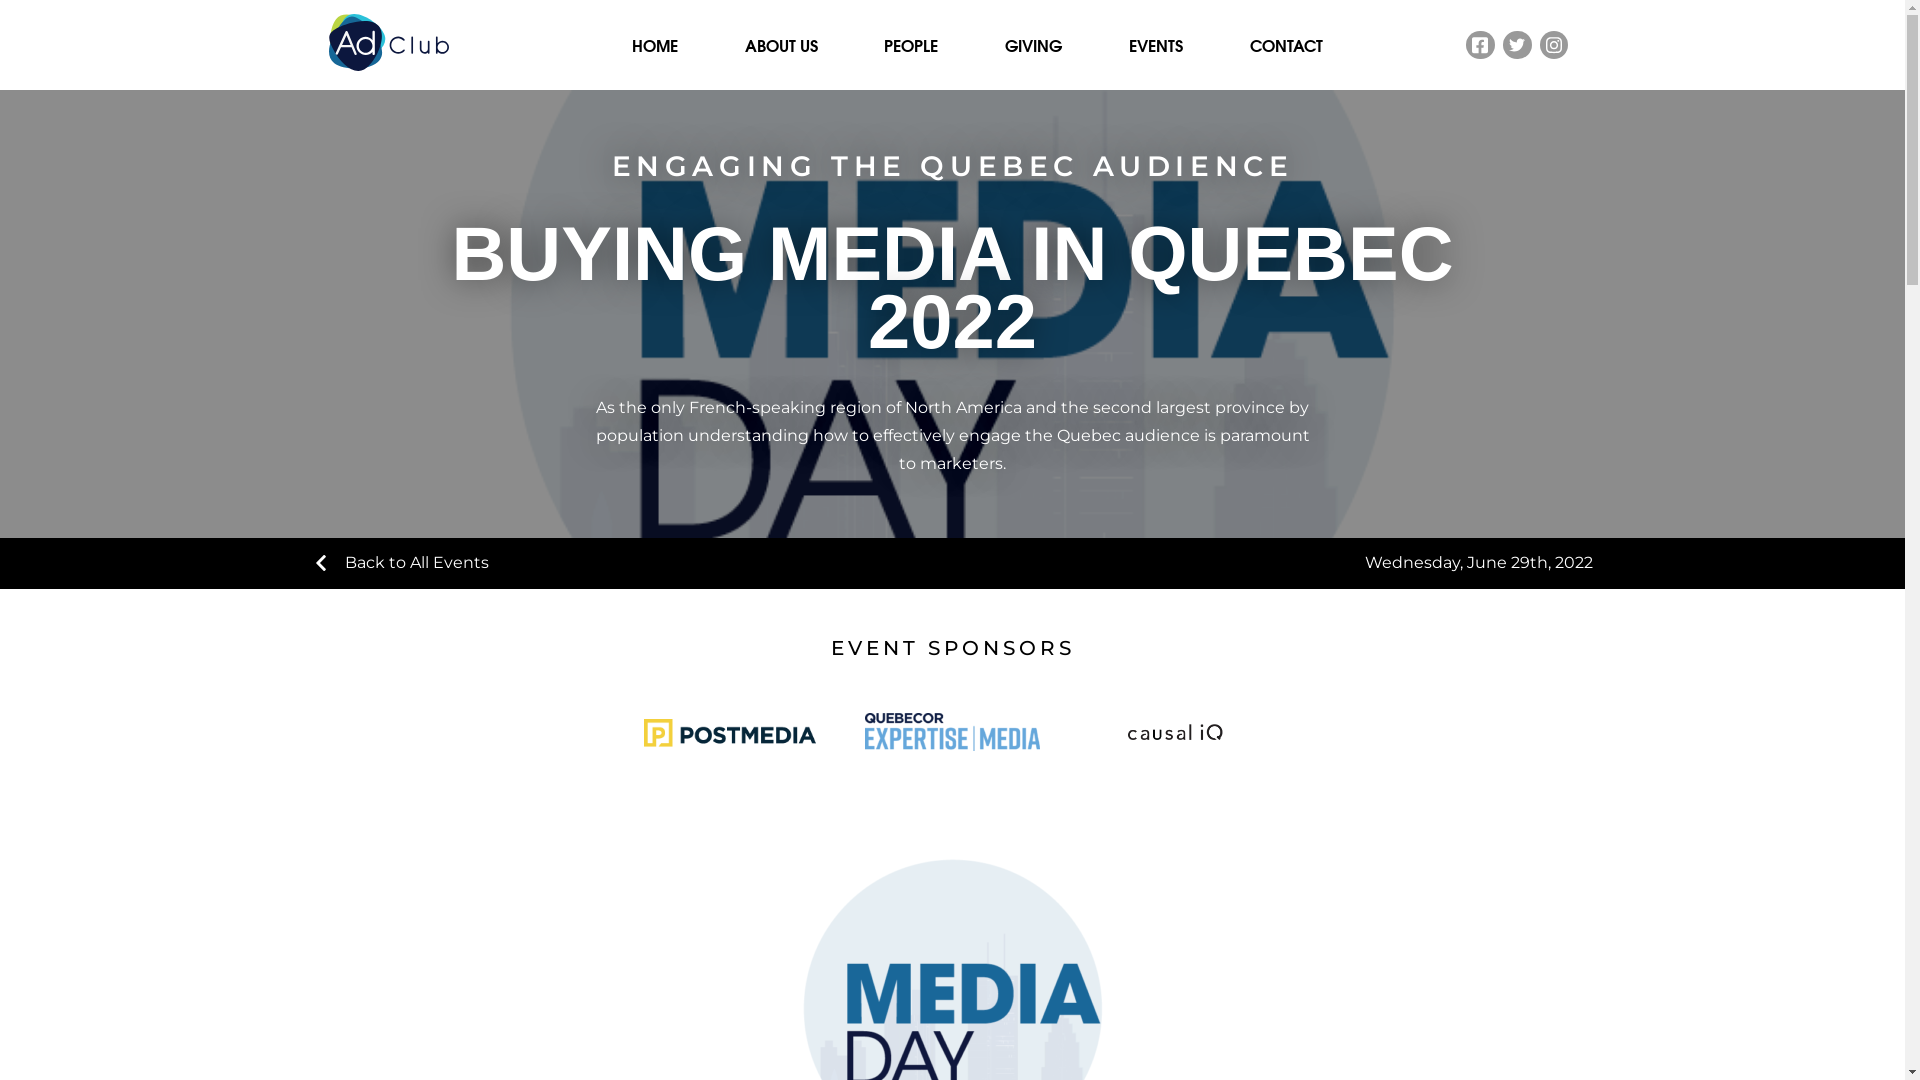 The height and width of the screenshot is (1080, 1920). I want to click on 'EVENTS', so click(1156, 45).